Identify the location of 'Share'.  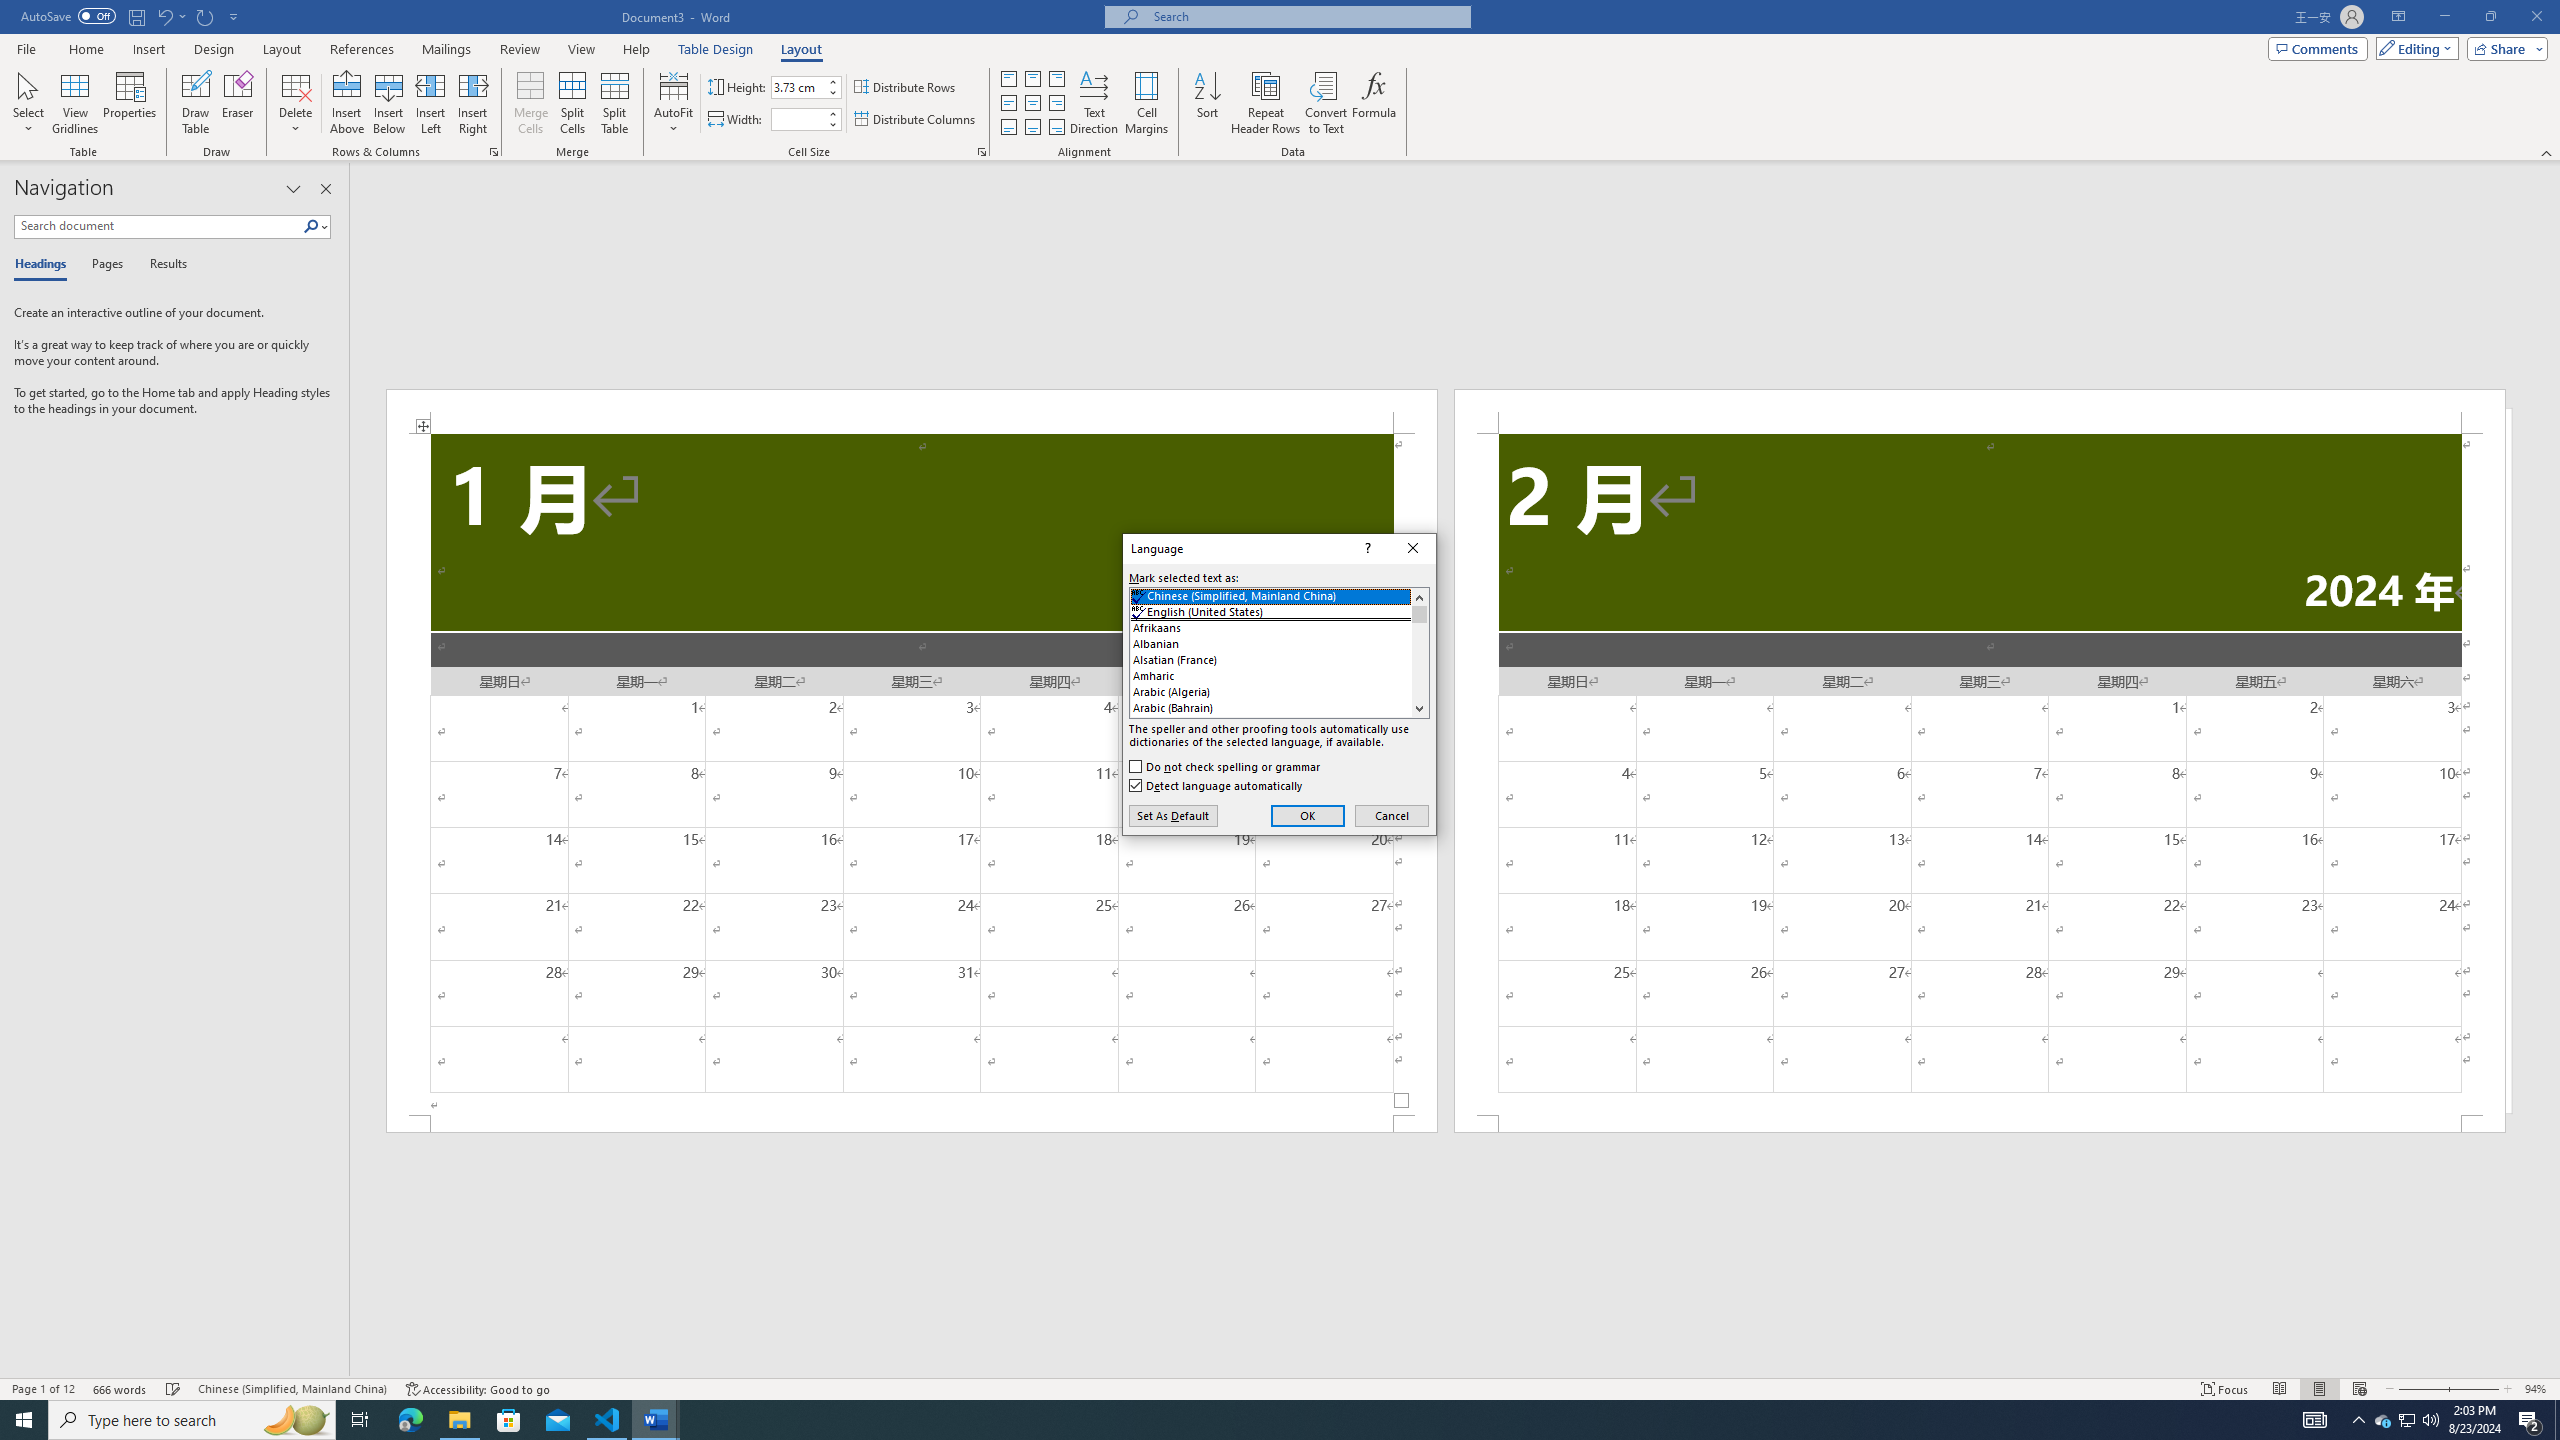
(2502, 47).